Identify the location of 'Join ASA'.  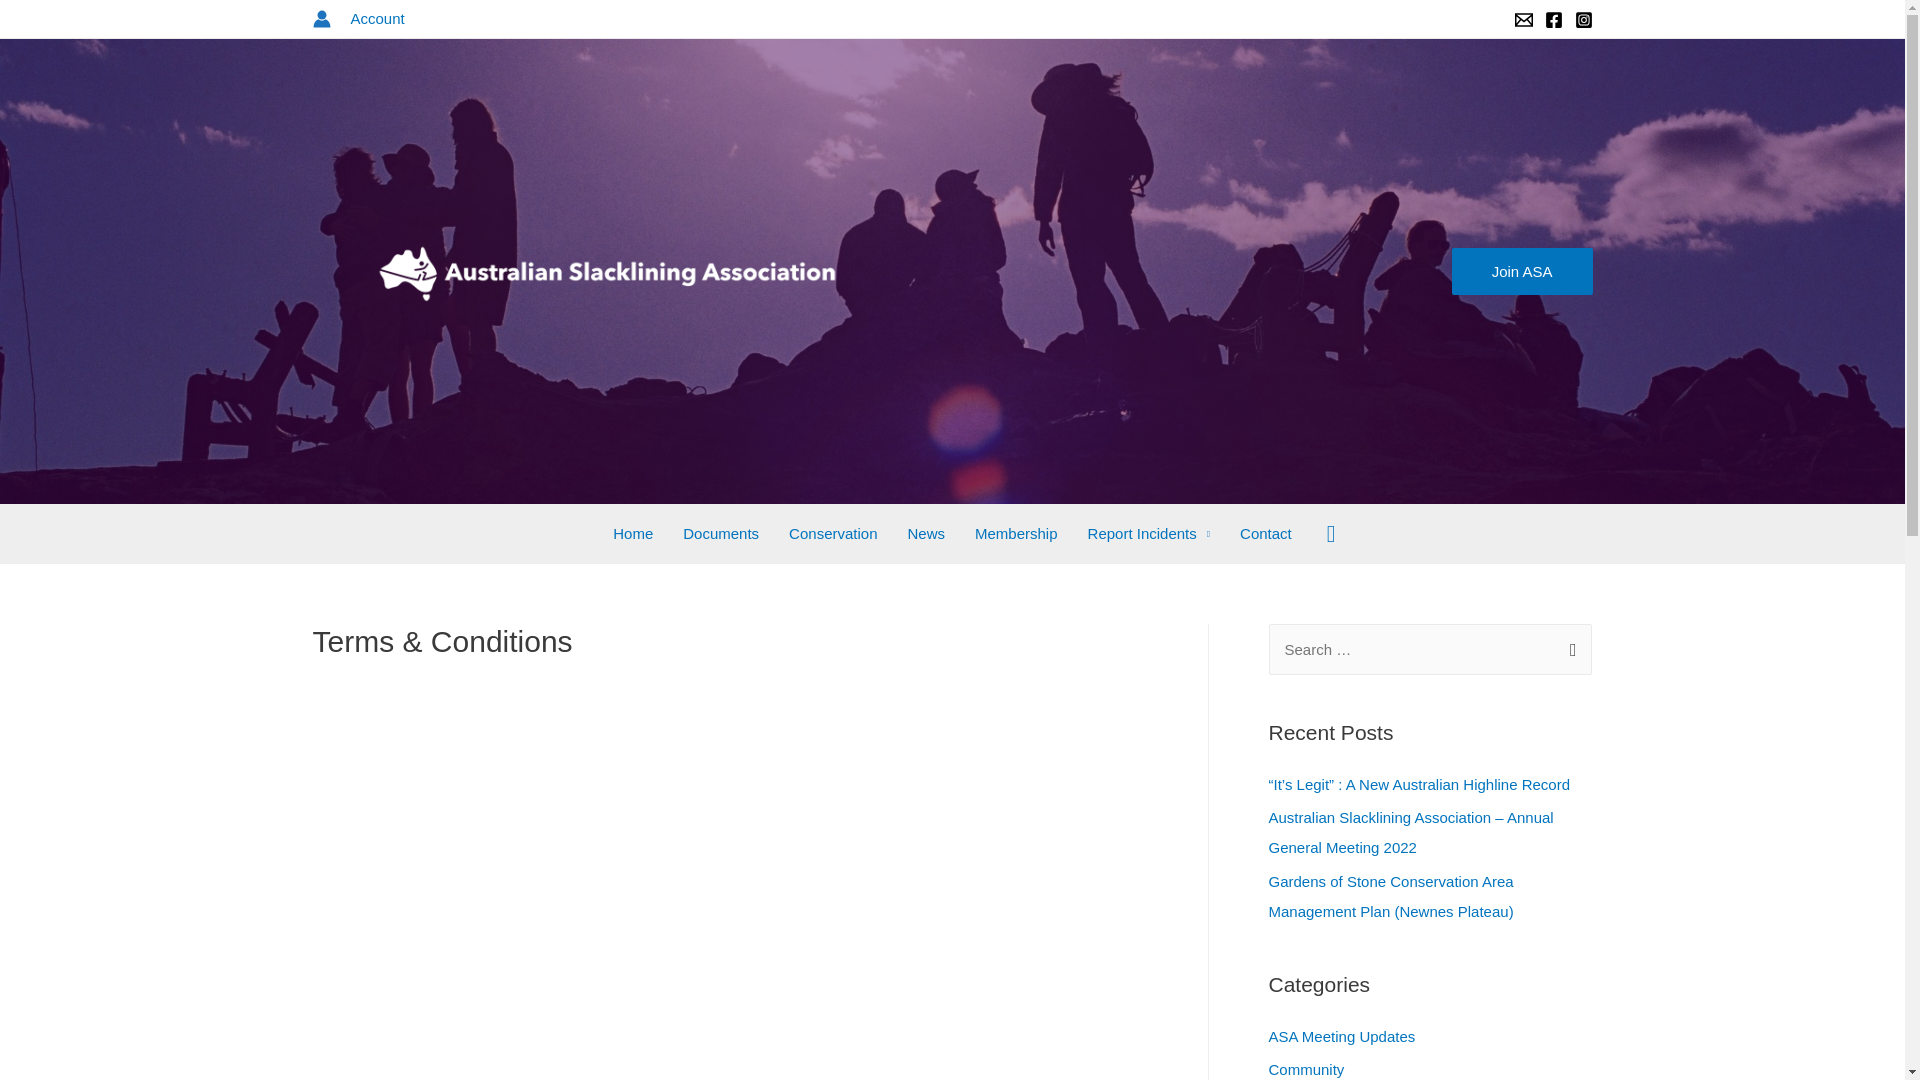
(1521, 272).